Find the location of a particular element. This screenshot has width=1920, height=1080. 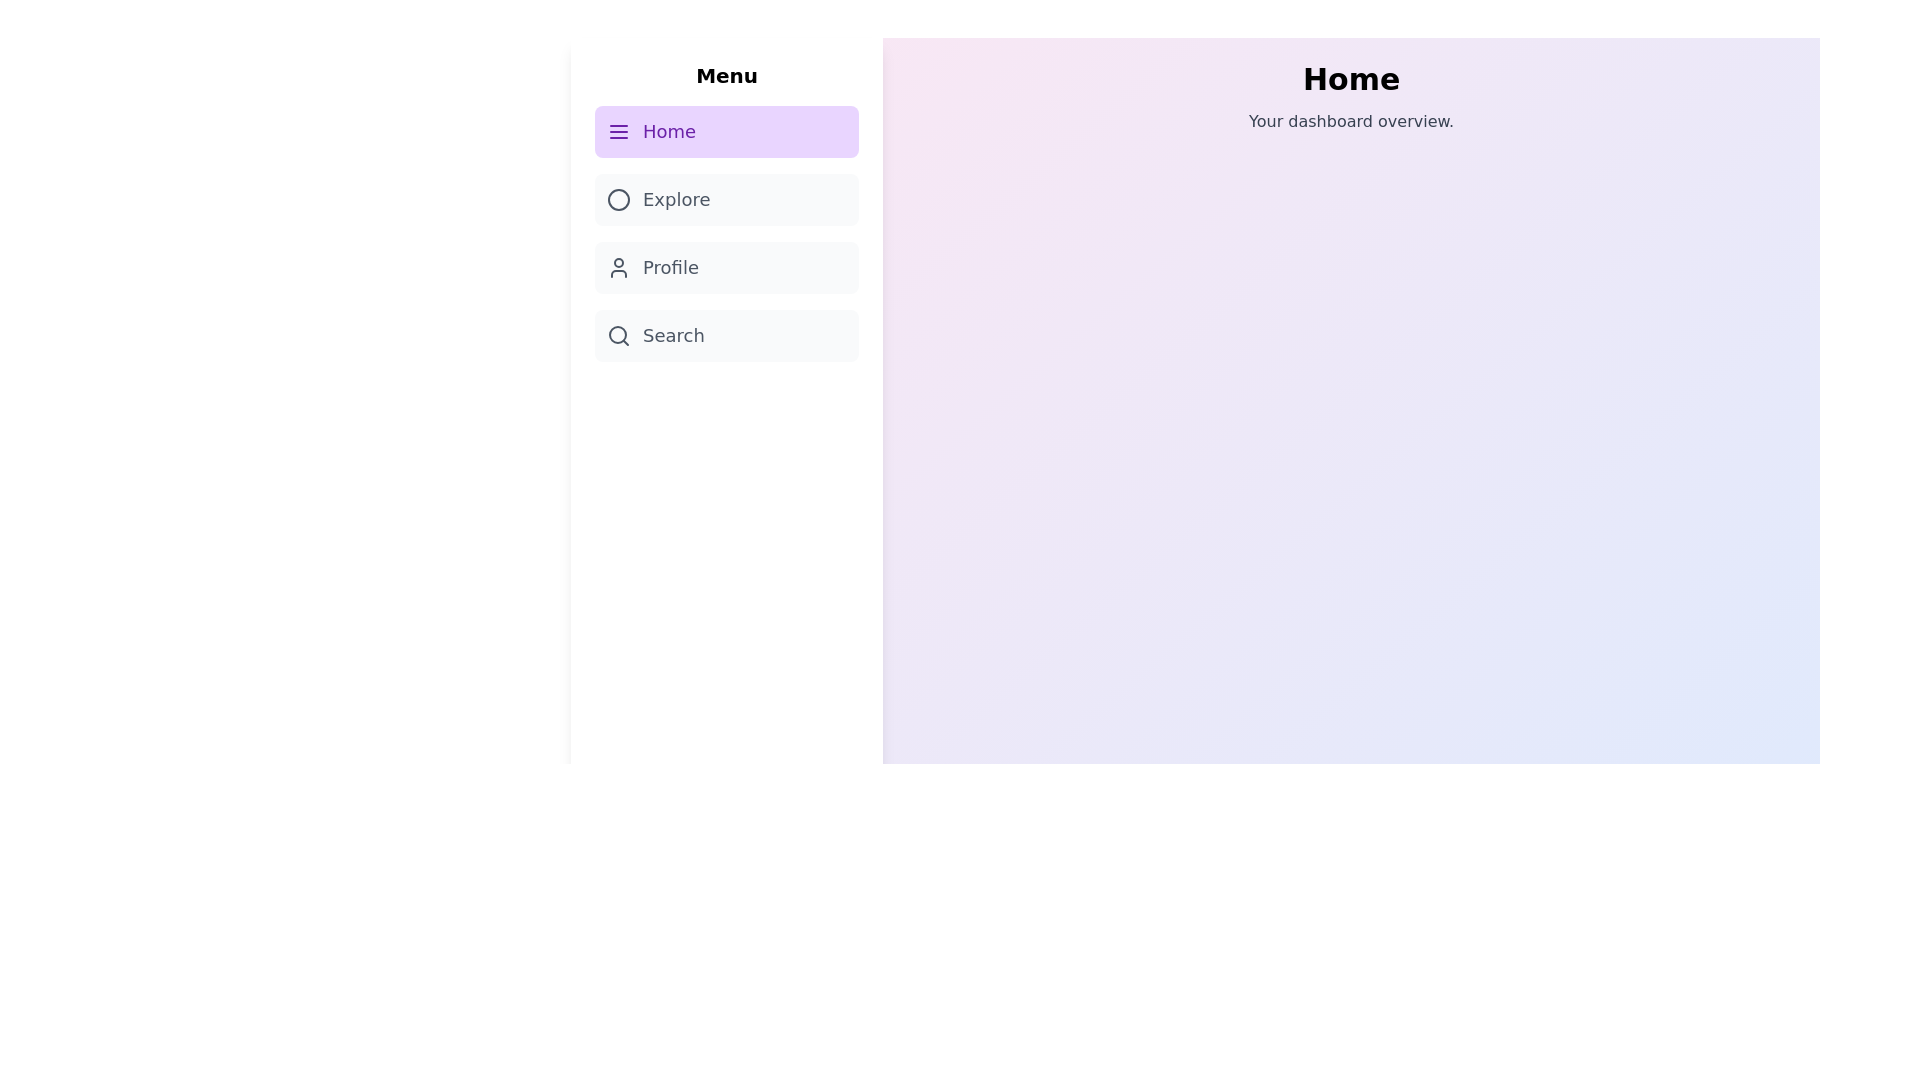

the sidebar menu item corresponding to Explore is located at coordinates (725, 200).